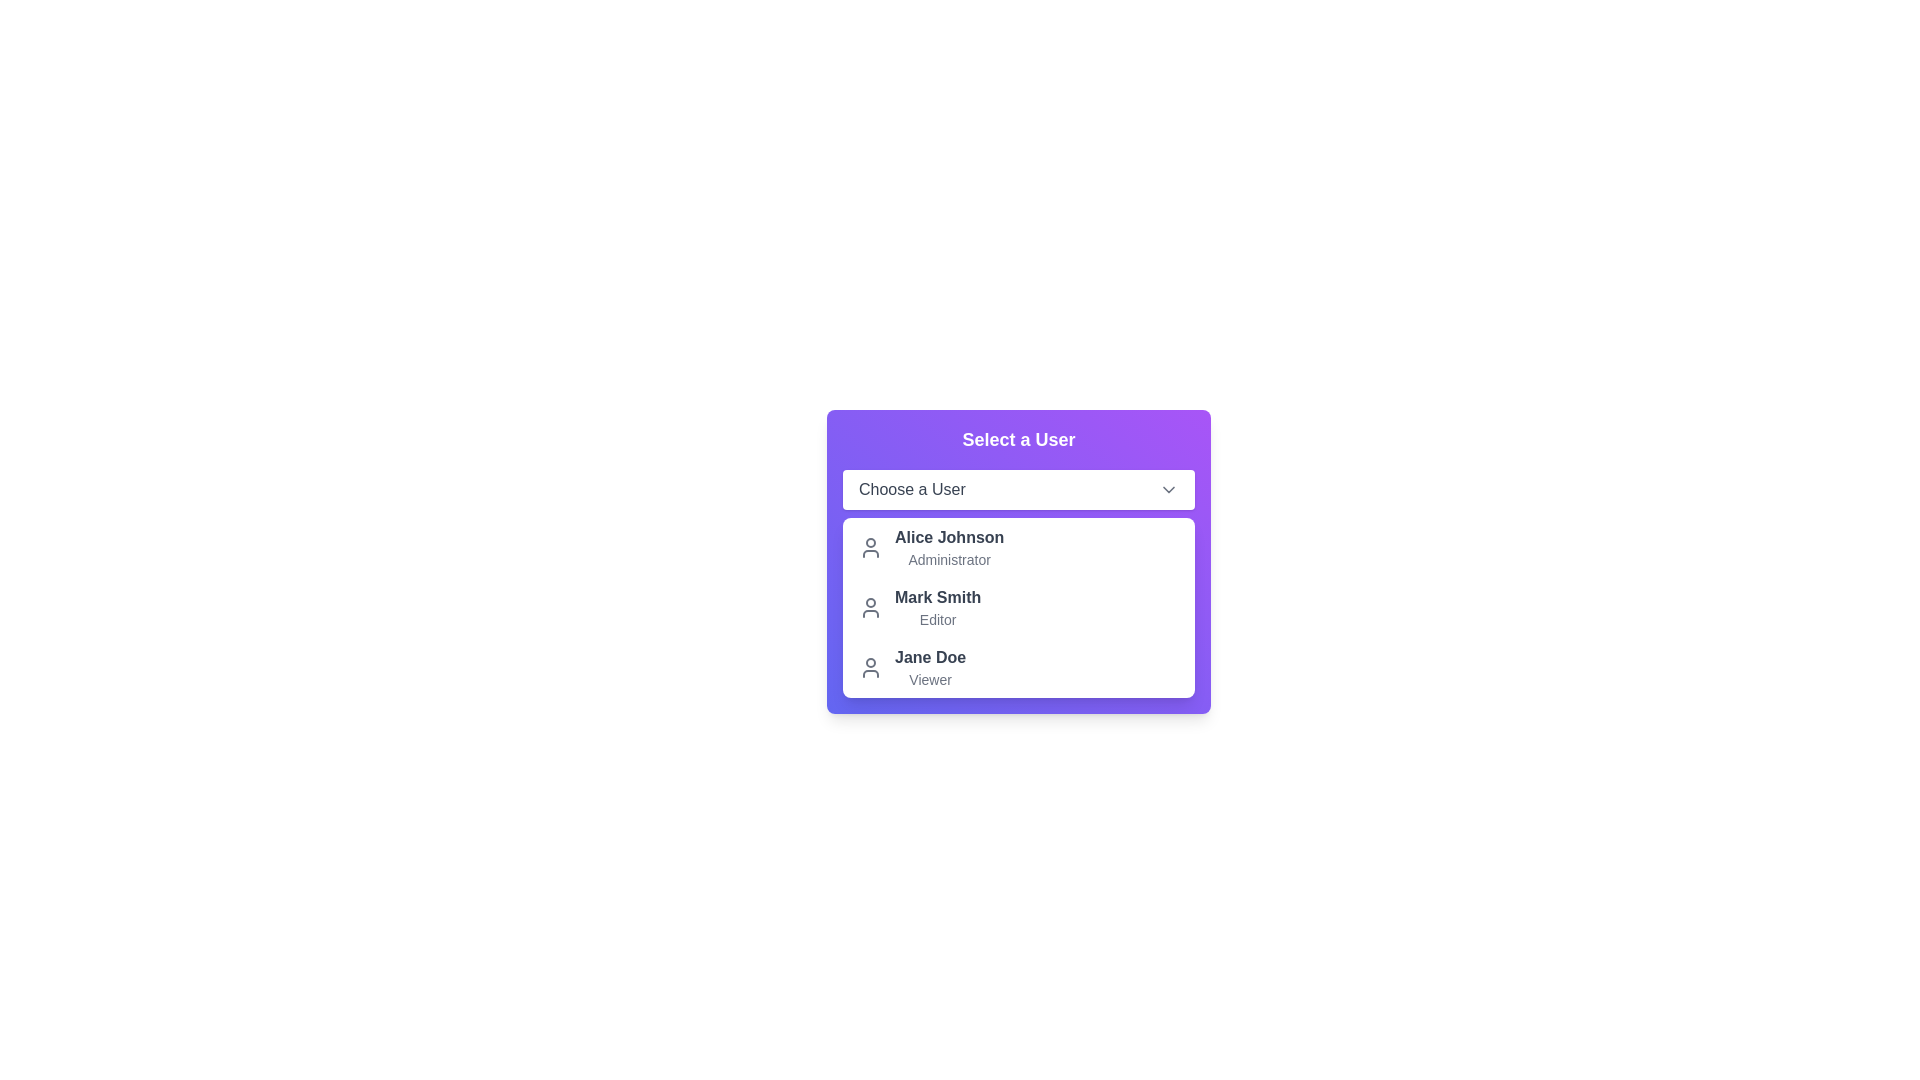 The height and width of the screenshot is (1080, 1920). What do you see at coordinates (937, 596) in the screenshot?
I see `the Label or Text Element that displays the name of the individual associated with the user entry in the selection list, positioned in the center of the user selection modal` at bounding box center [937, 596].